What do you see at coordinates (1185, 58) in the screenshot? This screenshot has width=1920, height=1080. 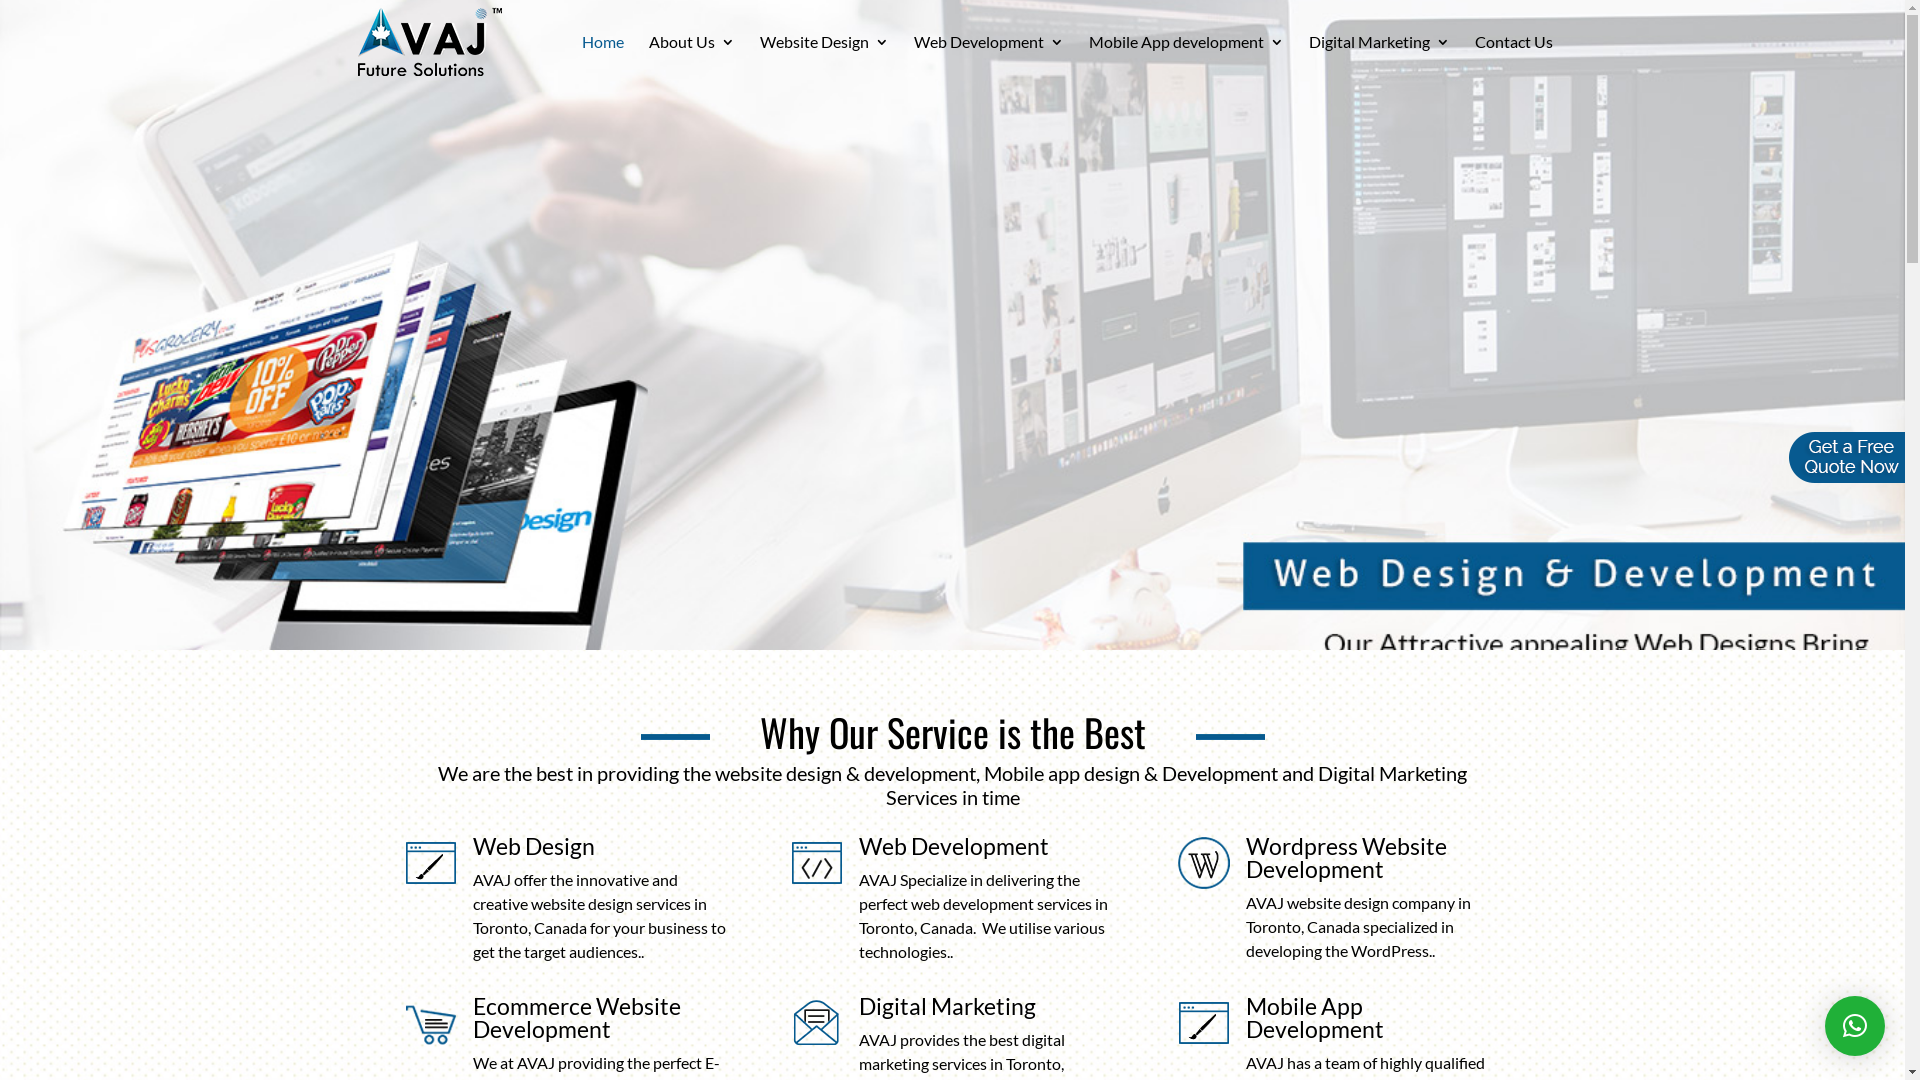 I see `'Mobile App development'` at bounding box center [1185, 58].